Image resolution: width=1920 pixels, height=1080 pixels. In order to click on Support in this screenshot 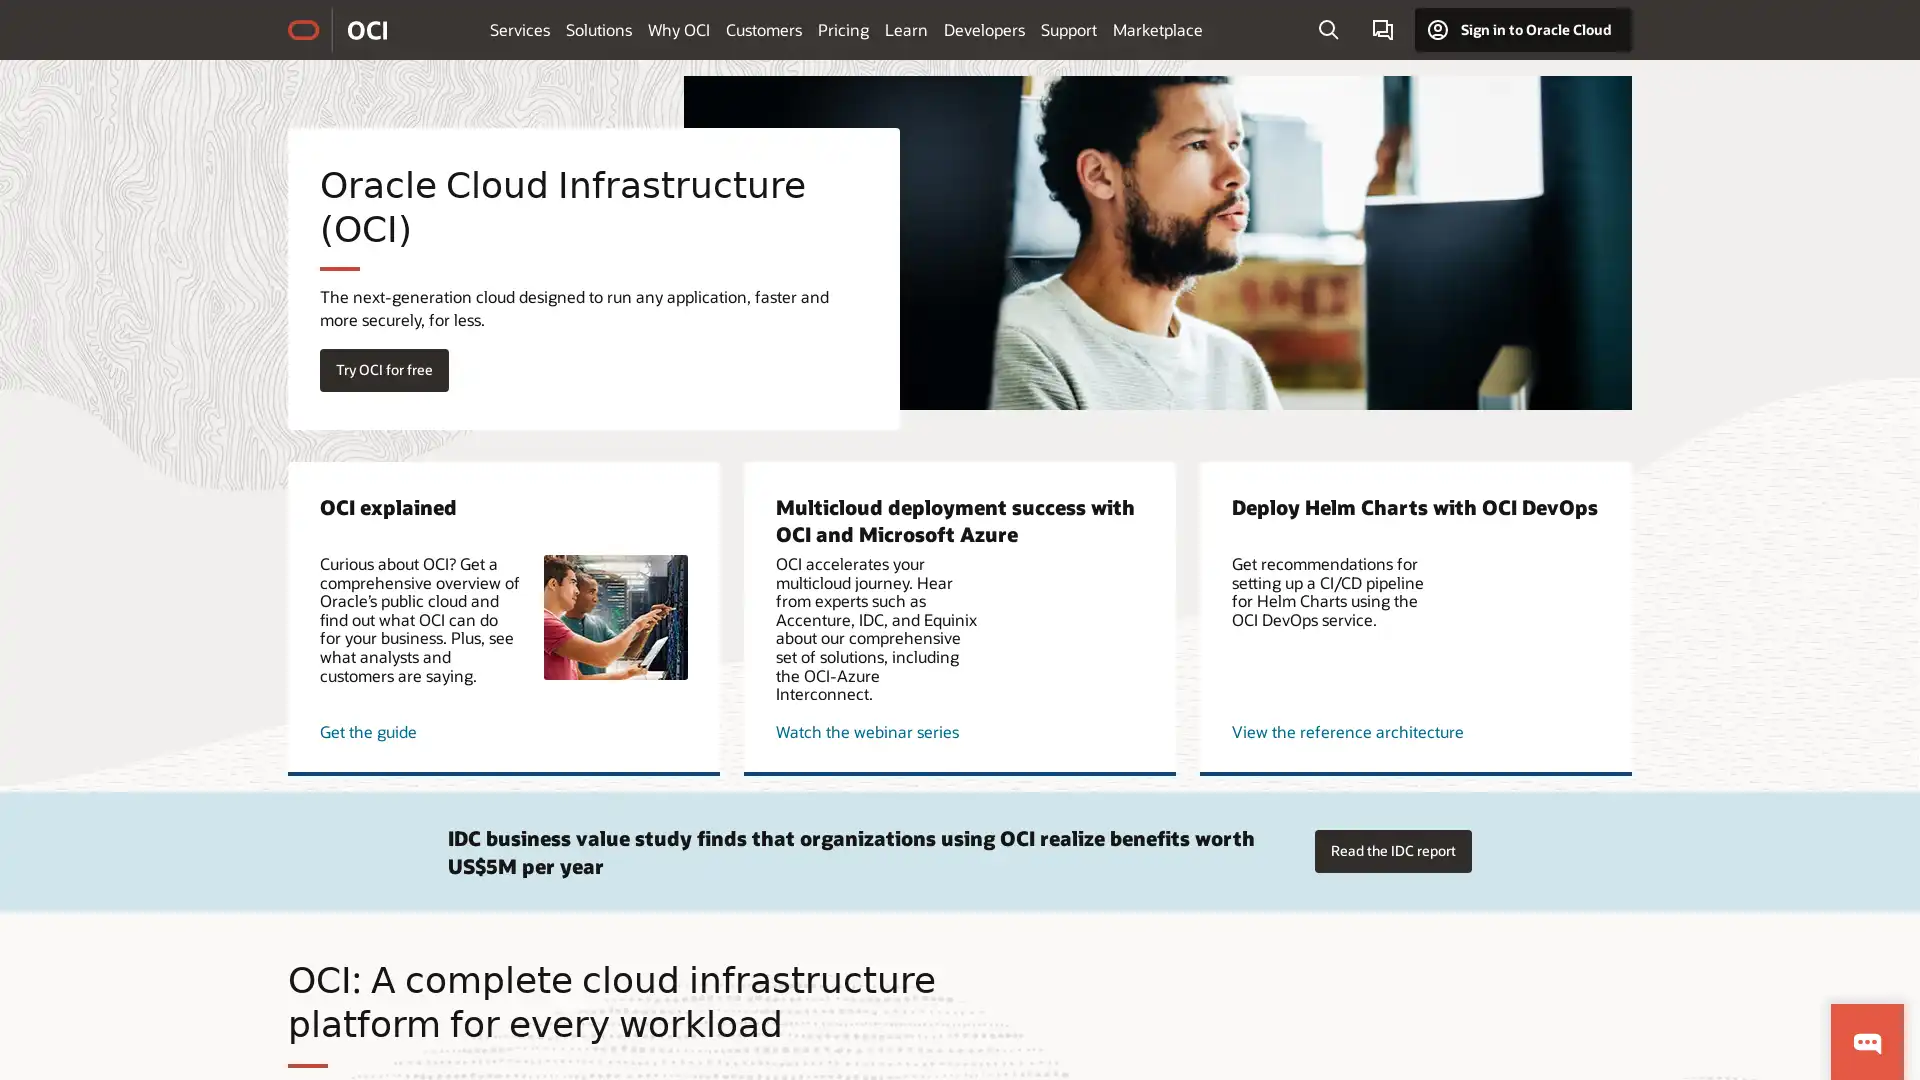, I will do `click(1068, 29)`.